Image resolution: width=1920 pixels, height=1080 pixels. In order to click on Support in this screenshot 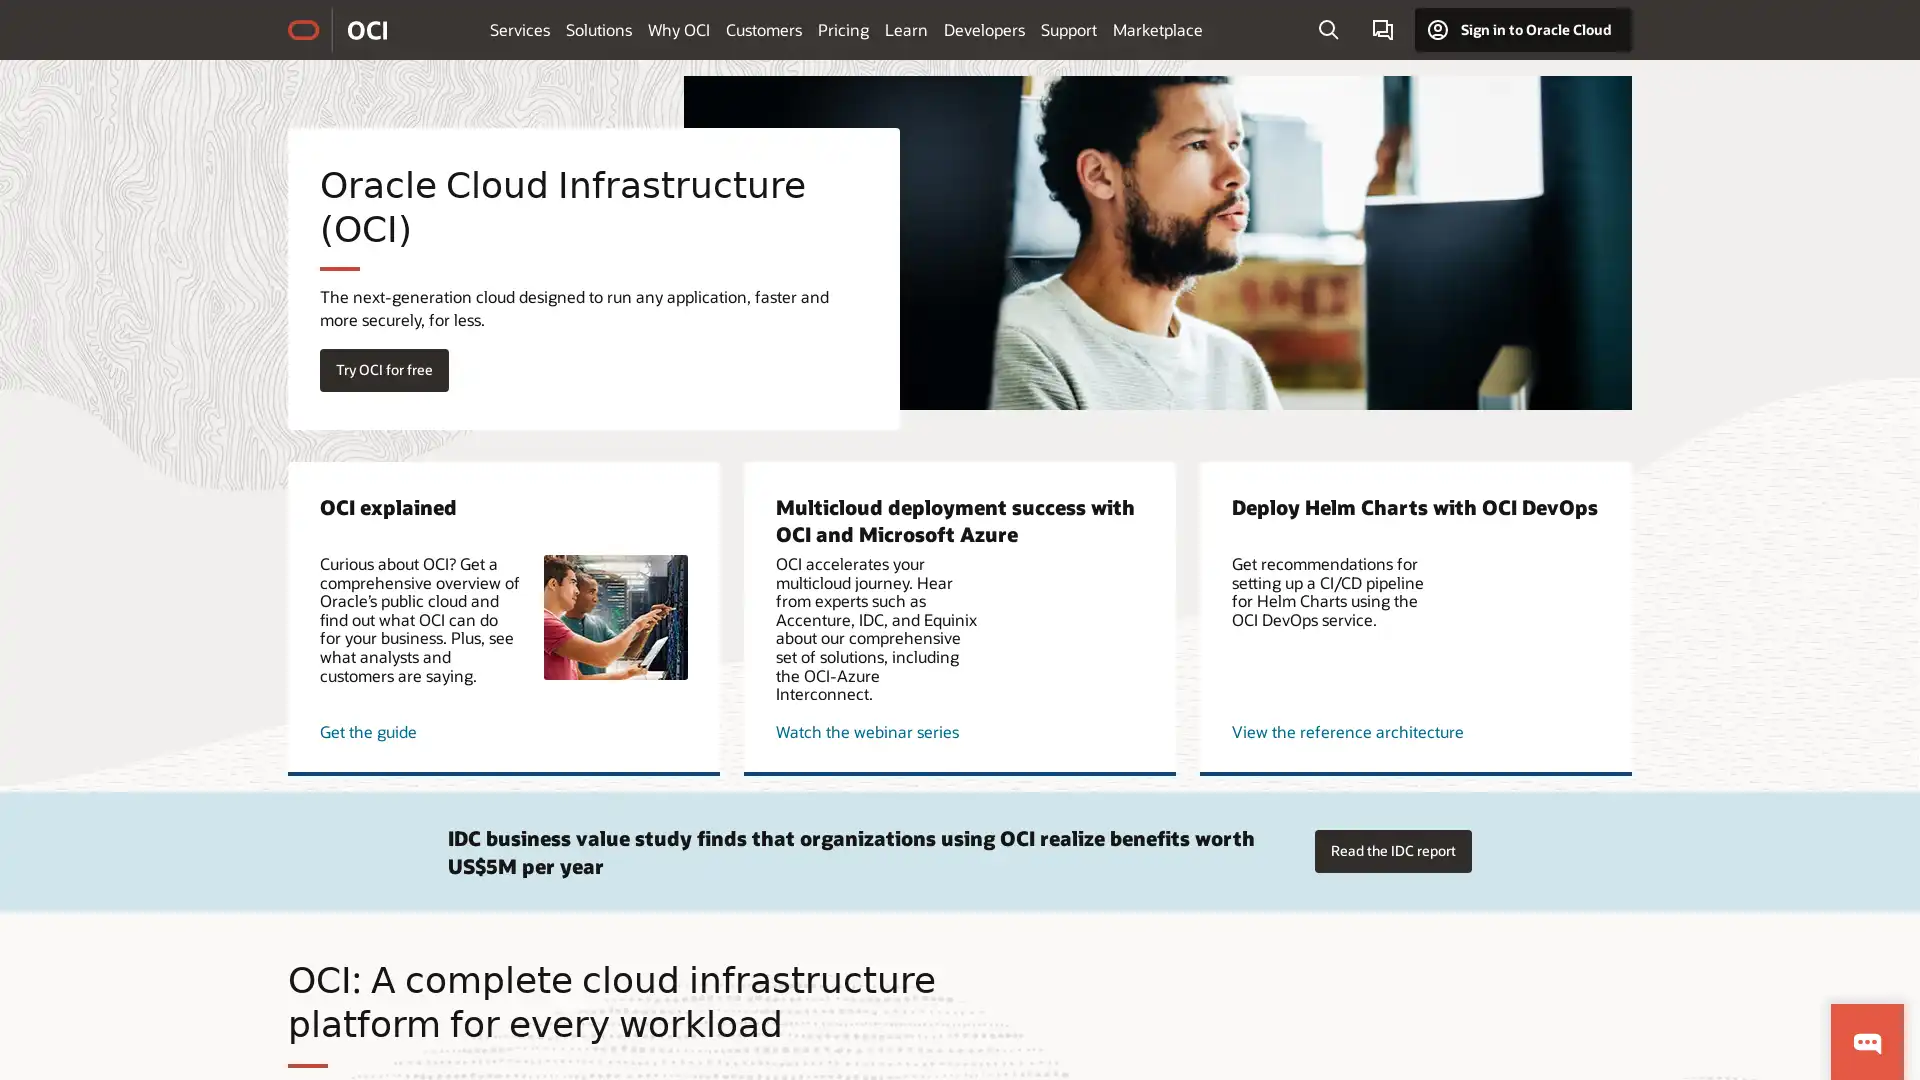, I will do `click(1068, 29)`.